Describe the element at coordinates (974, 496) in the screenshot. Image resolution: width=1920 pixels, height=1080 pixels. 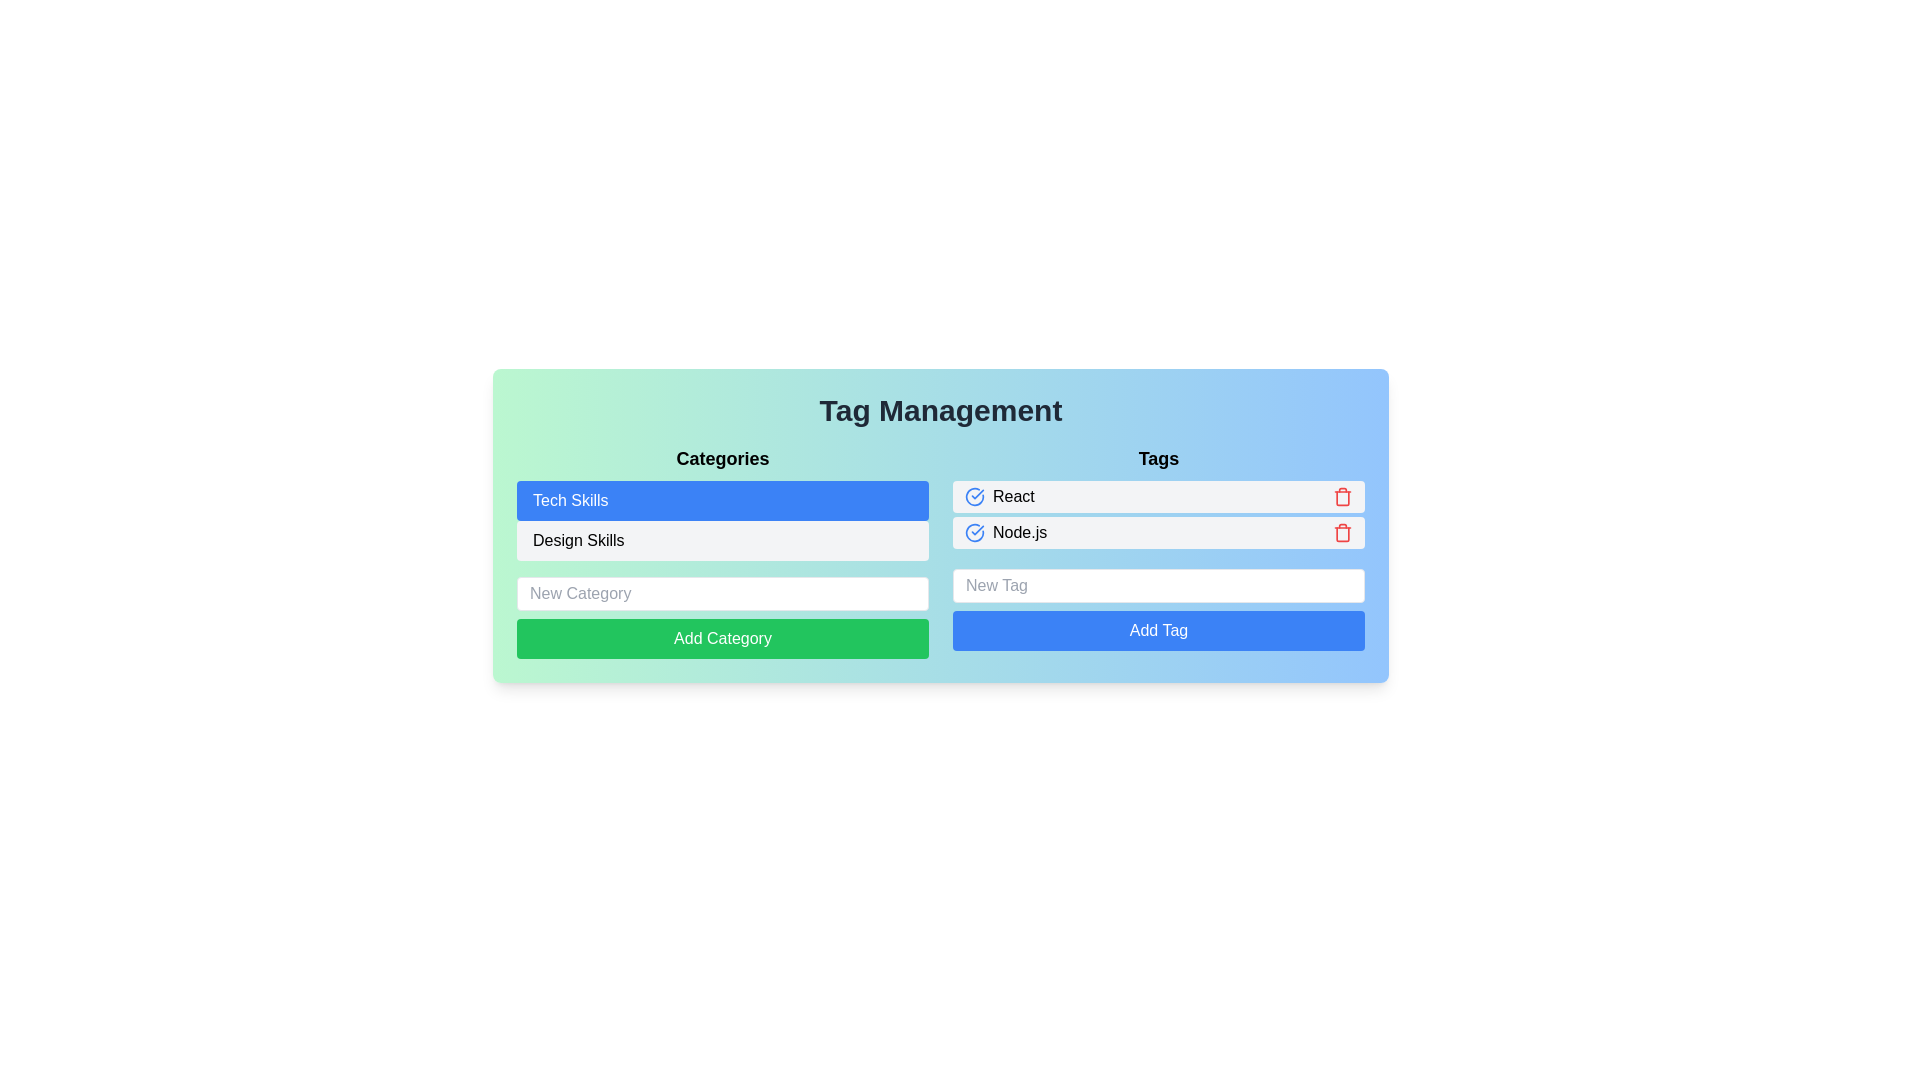
I see `the blue checkmark icon located to the left of the text 'React' in the horizontal layout of tags for interaction` at that location.